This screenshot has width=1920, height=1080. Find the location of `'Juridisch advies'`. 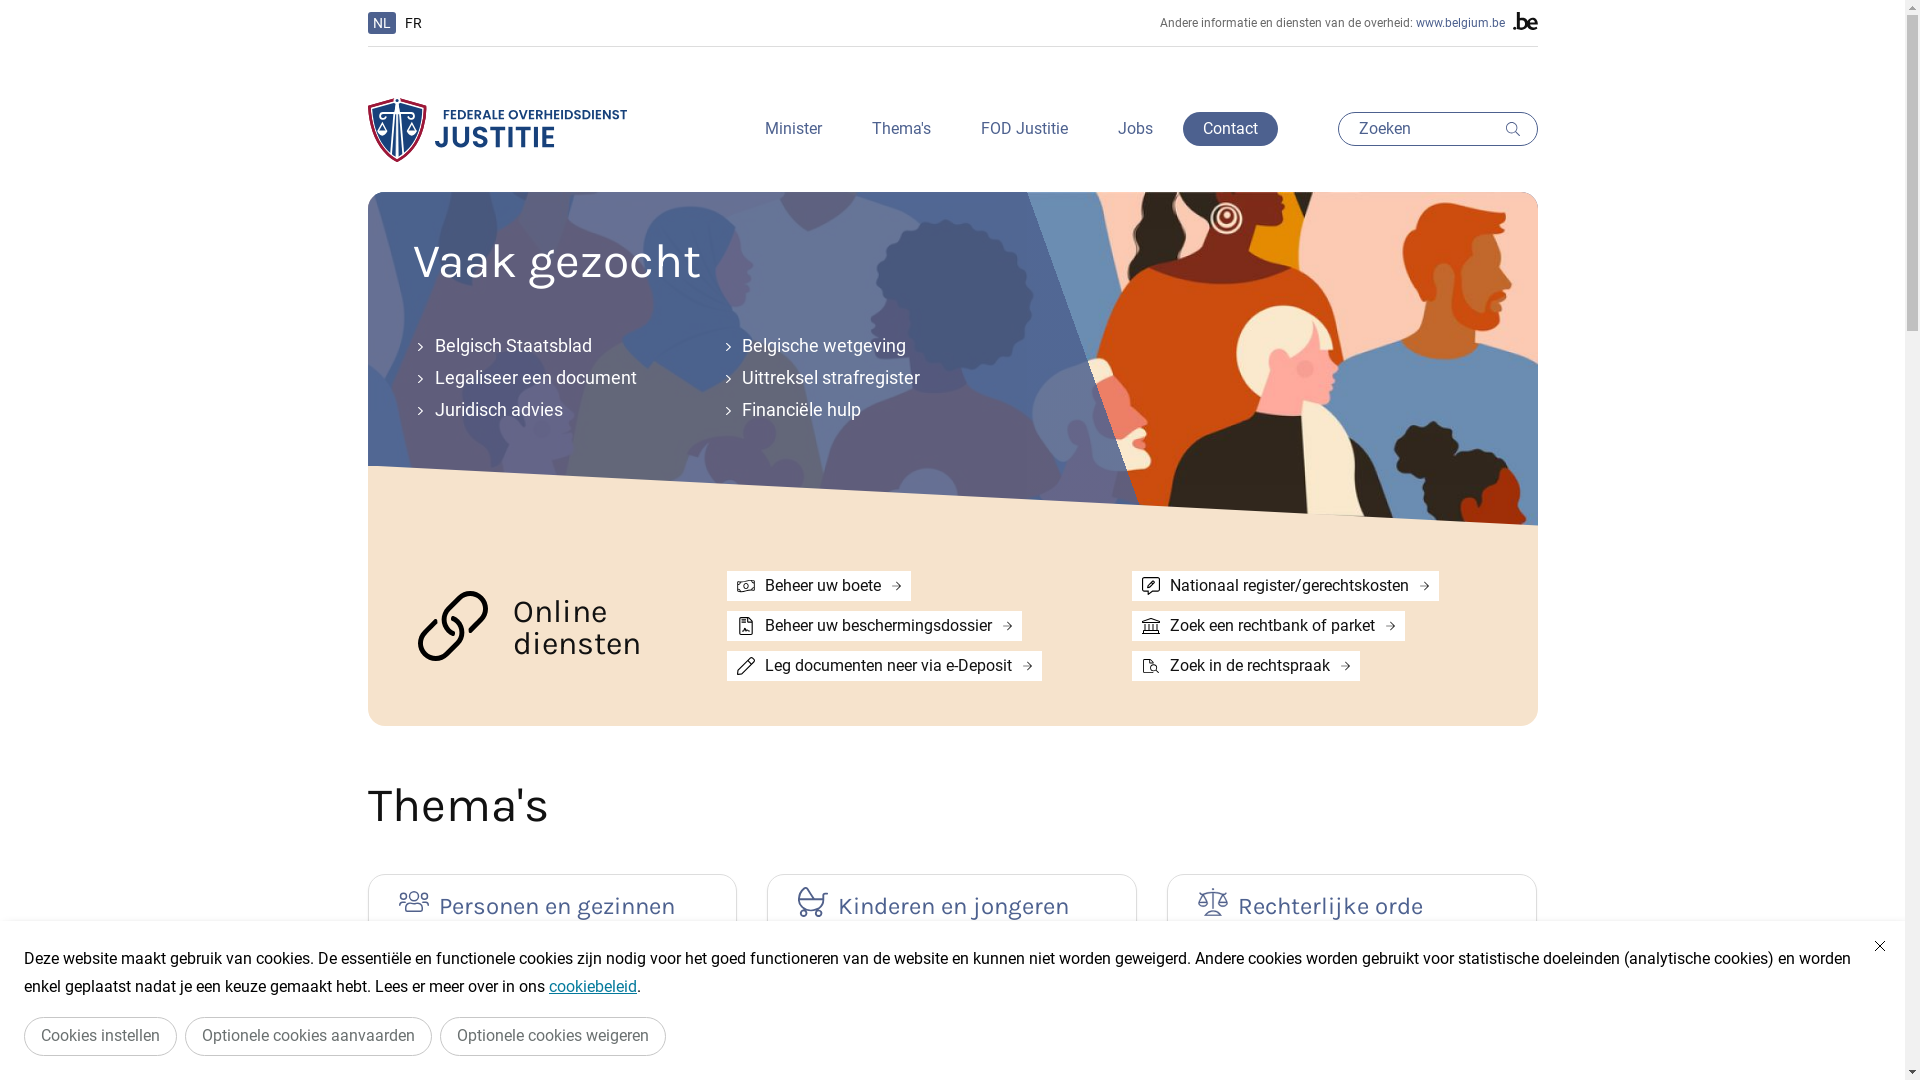

'Juridisch advies' is located at coordinates (542, 408).